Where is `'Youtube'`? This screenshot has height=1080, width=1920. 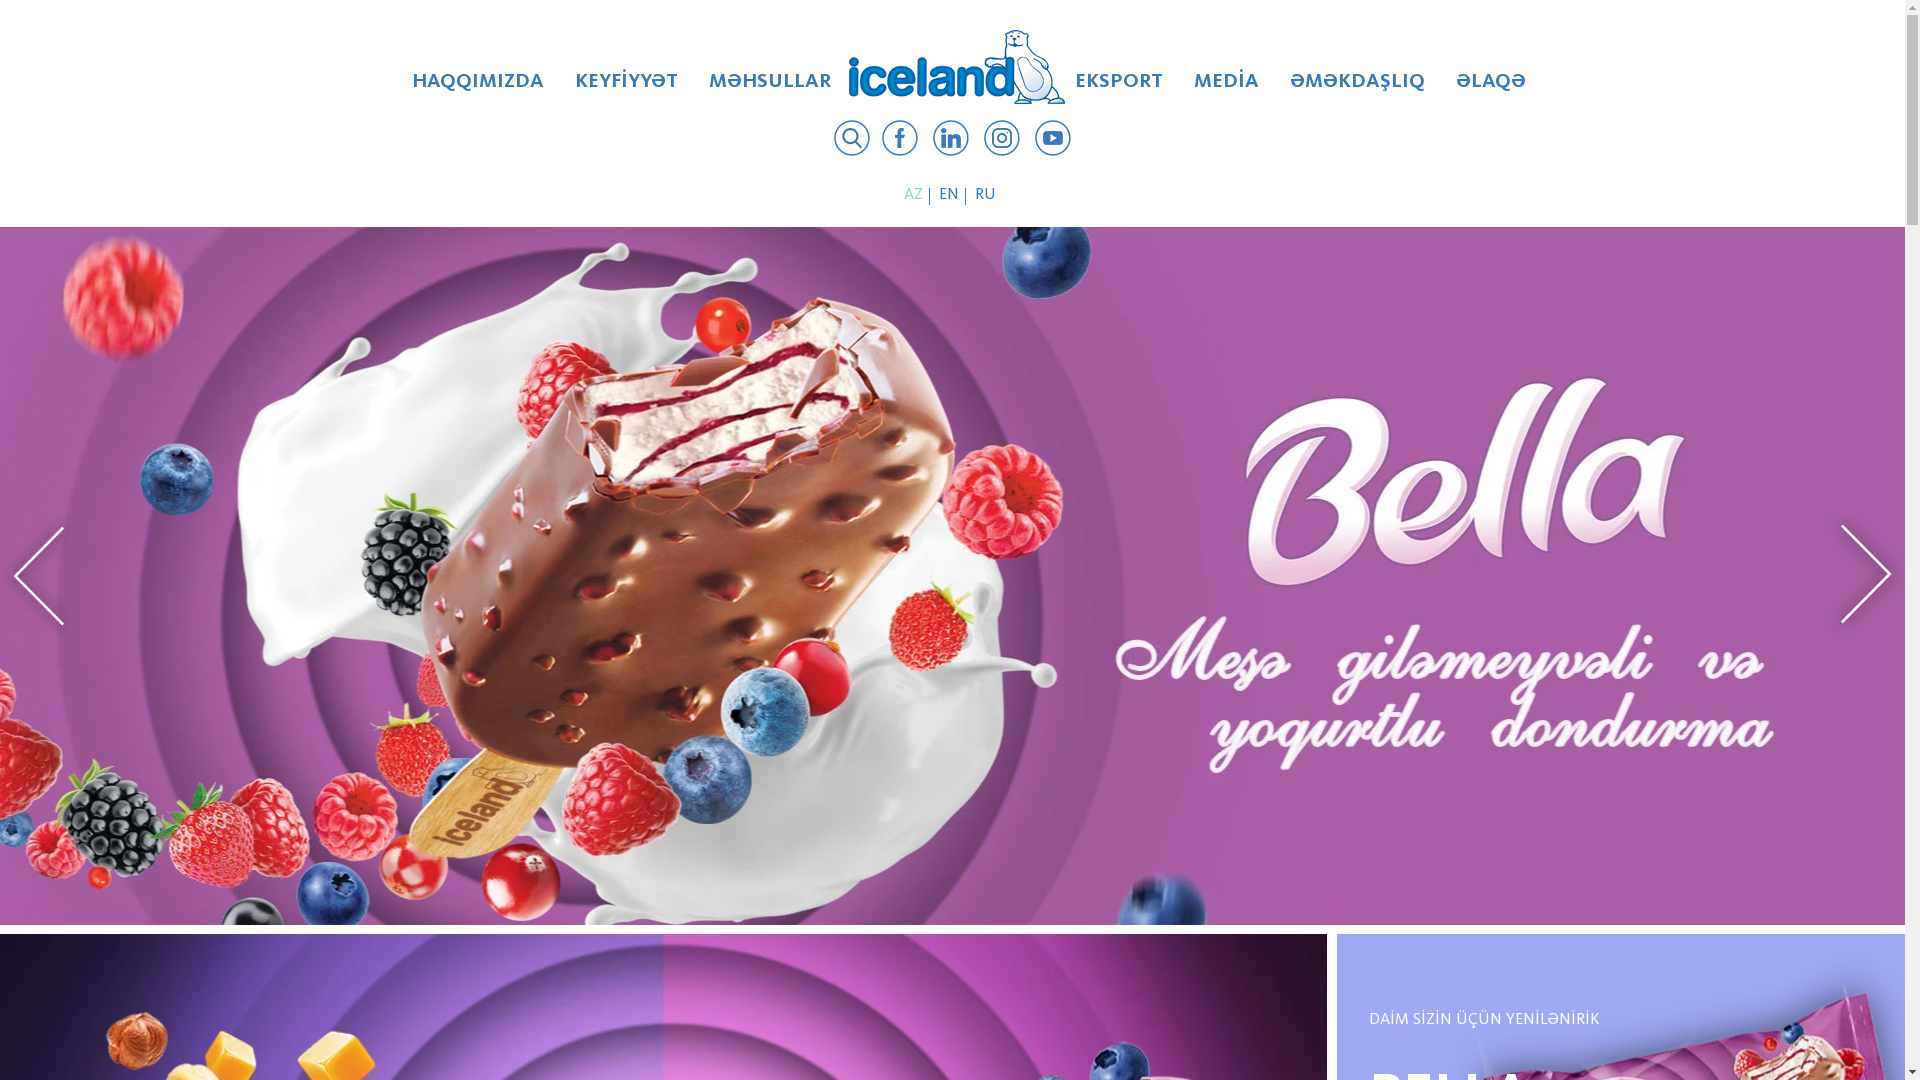 'Youtube' is located at coordinates (1051, 140).